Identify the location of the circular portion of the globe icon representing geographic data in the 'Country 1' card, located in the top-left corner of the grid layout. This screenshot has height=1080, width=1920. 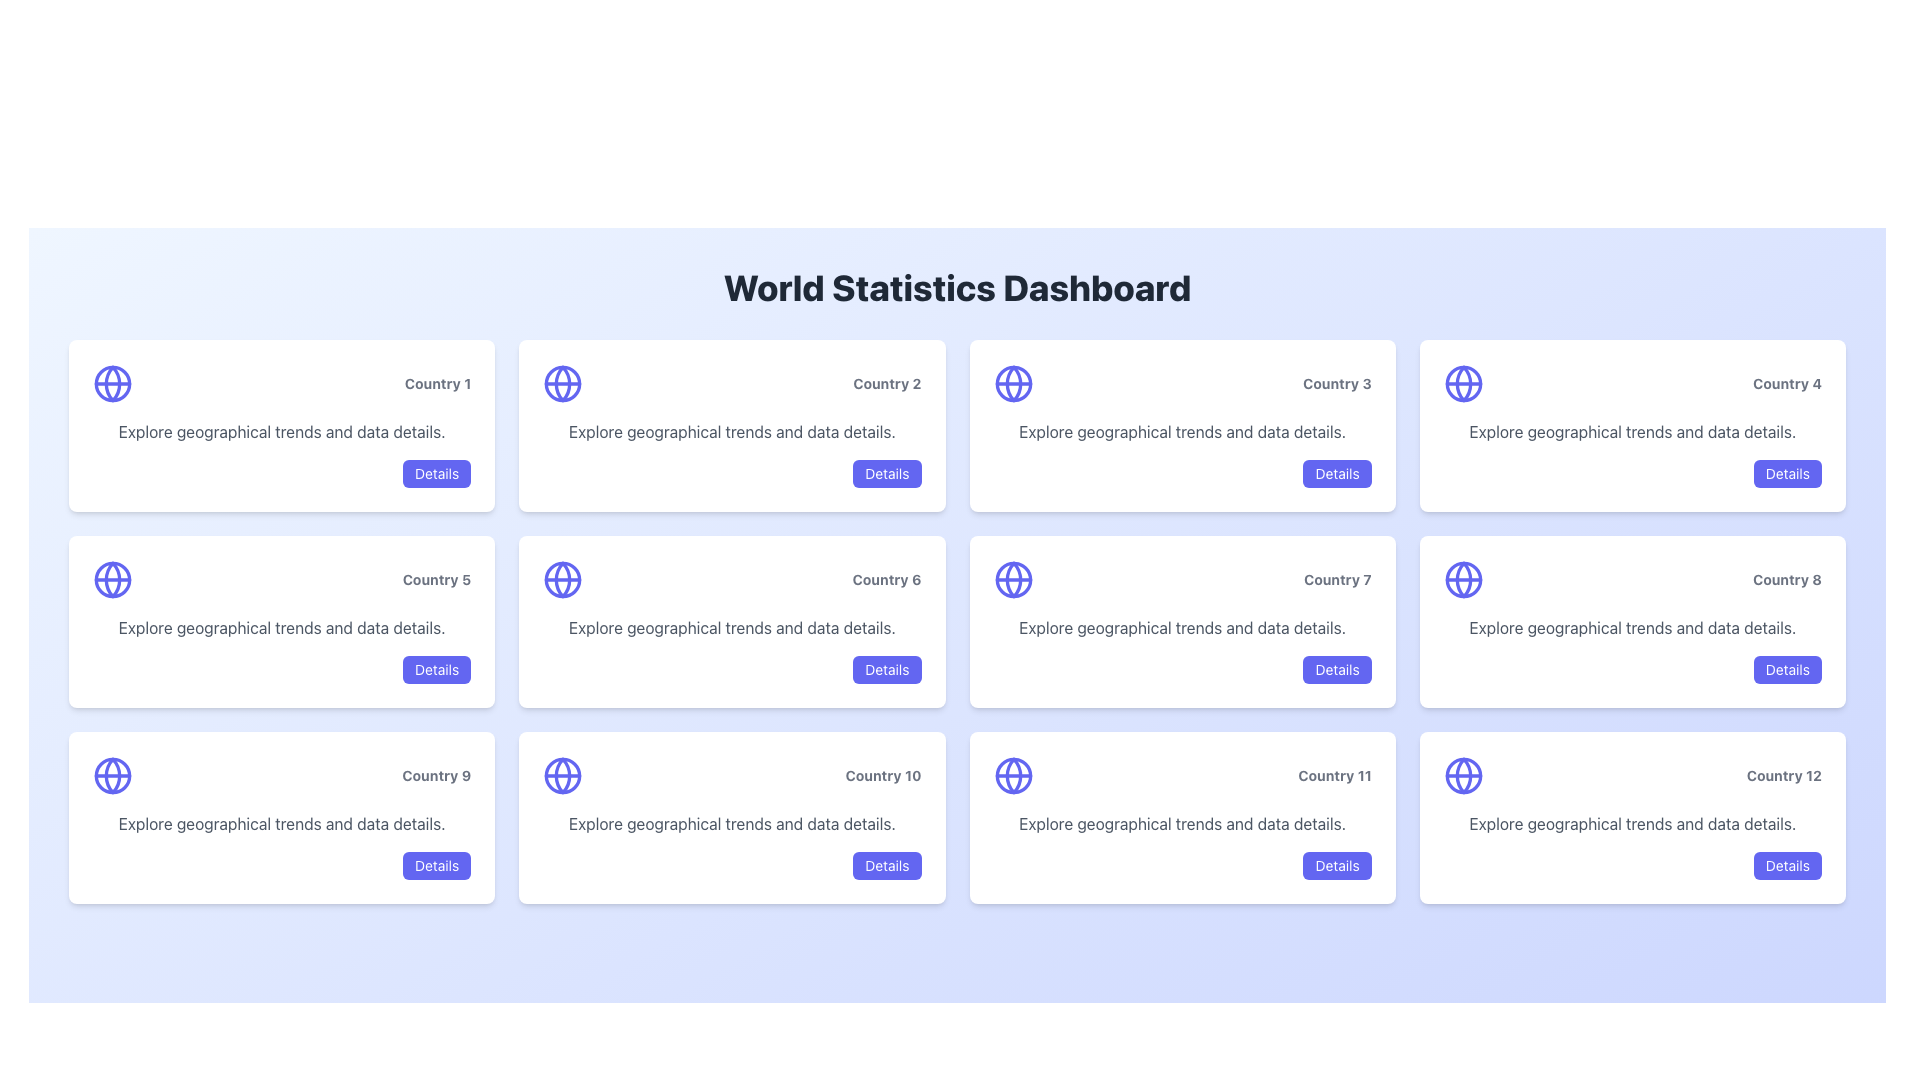
(112, 384).